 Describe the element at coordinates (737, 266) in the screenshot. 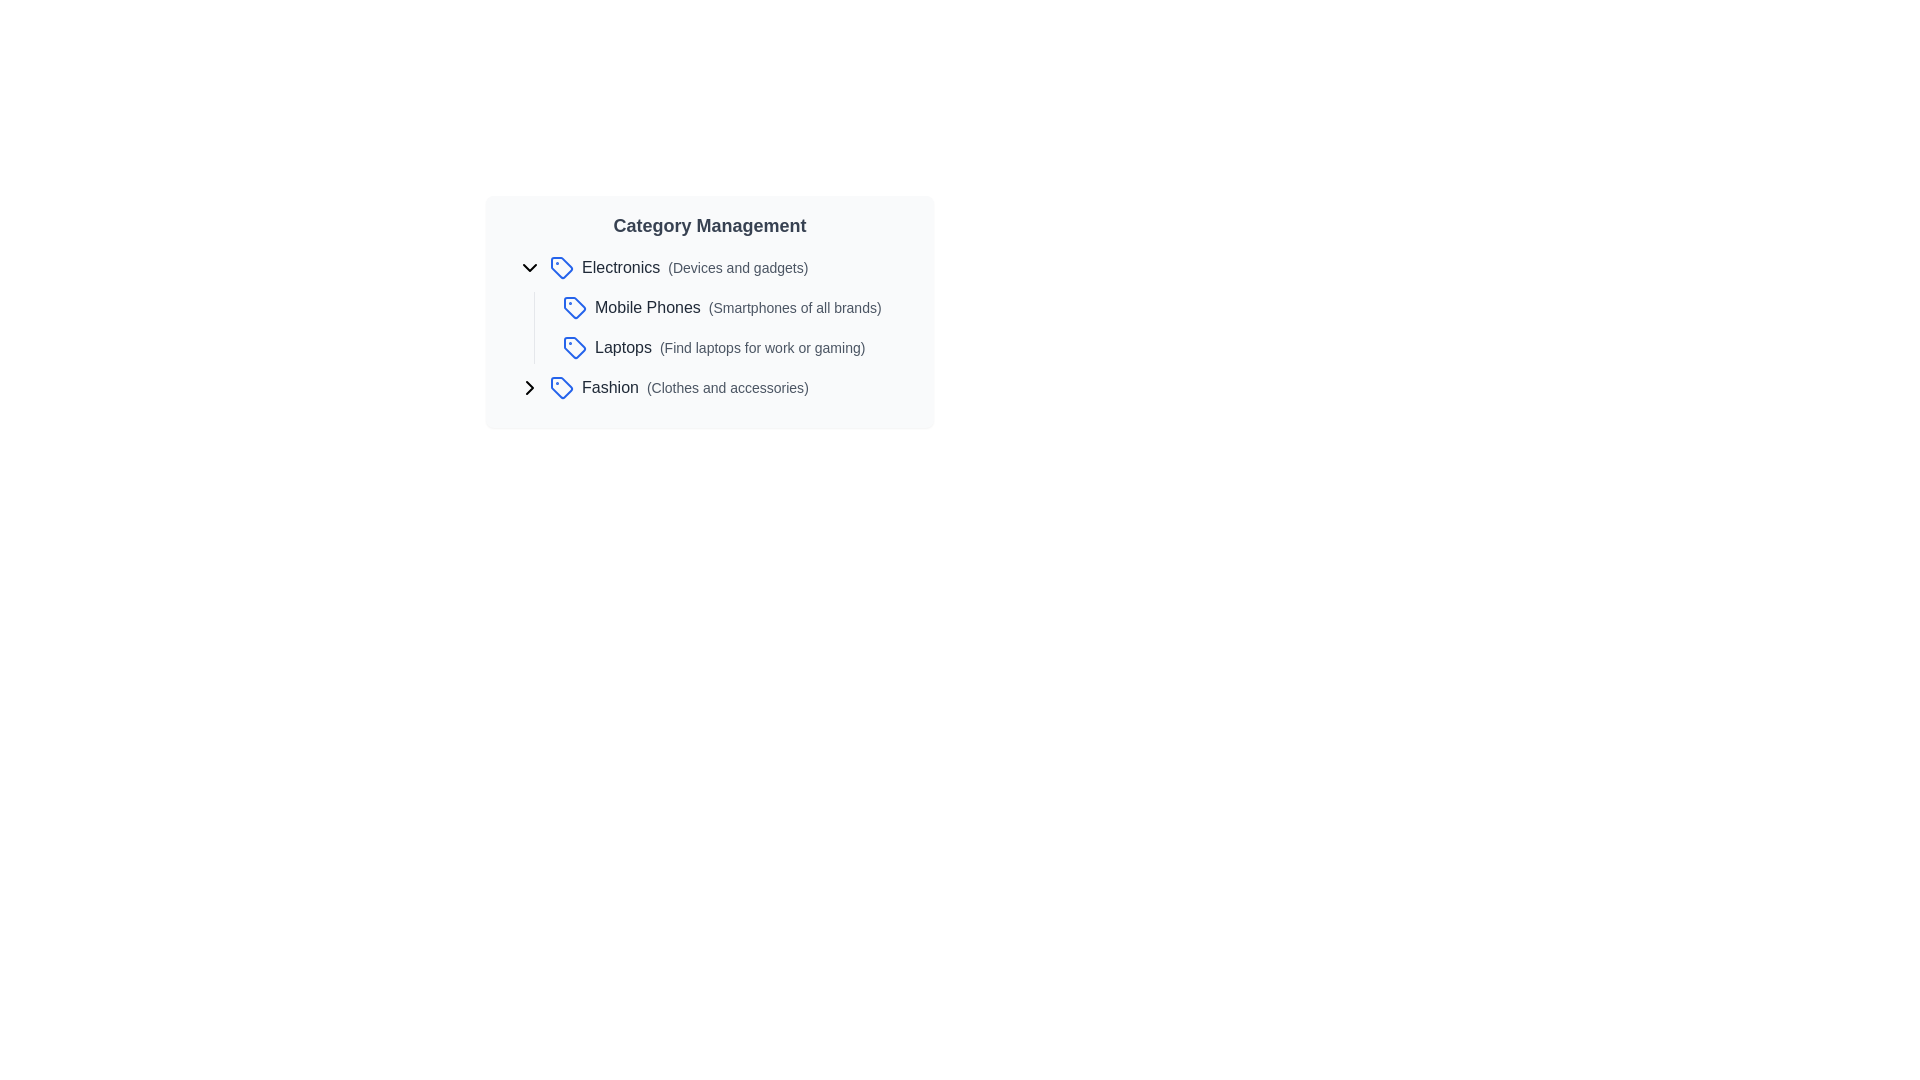

I see `the small text label displaying '(Devices and gadgets)' in a gray-colored font, located next to the 'Electronics' label within the 'Category Management' panel` at that location.